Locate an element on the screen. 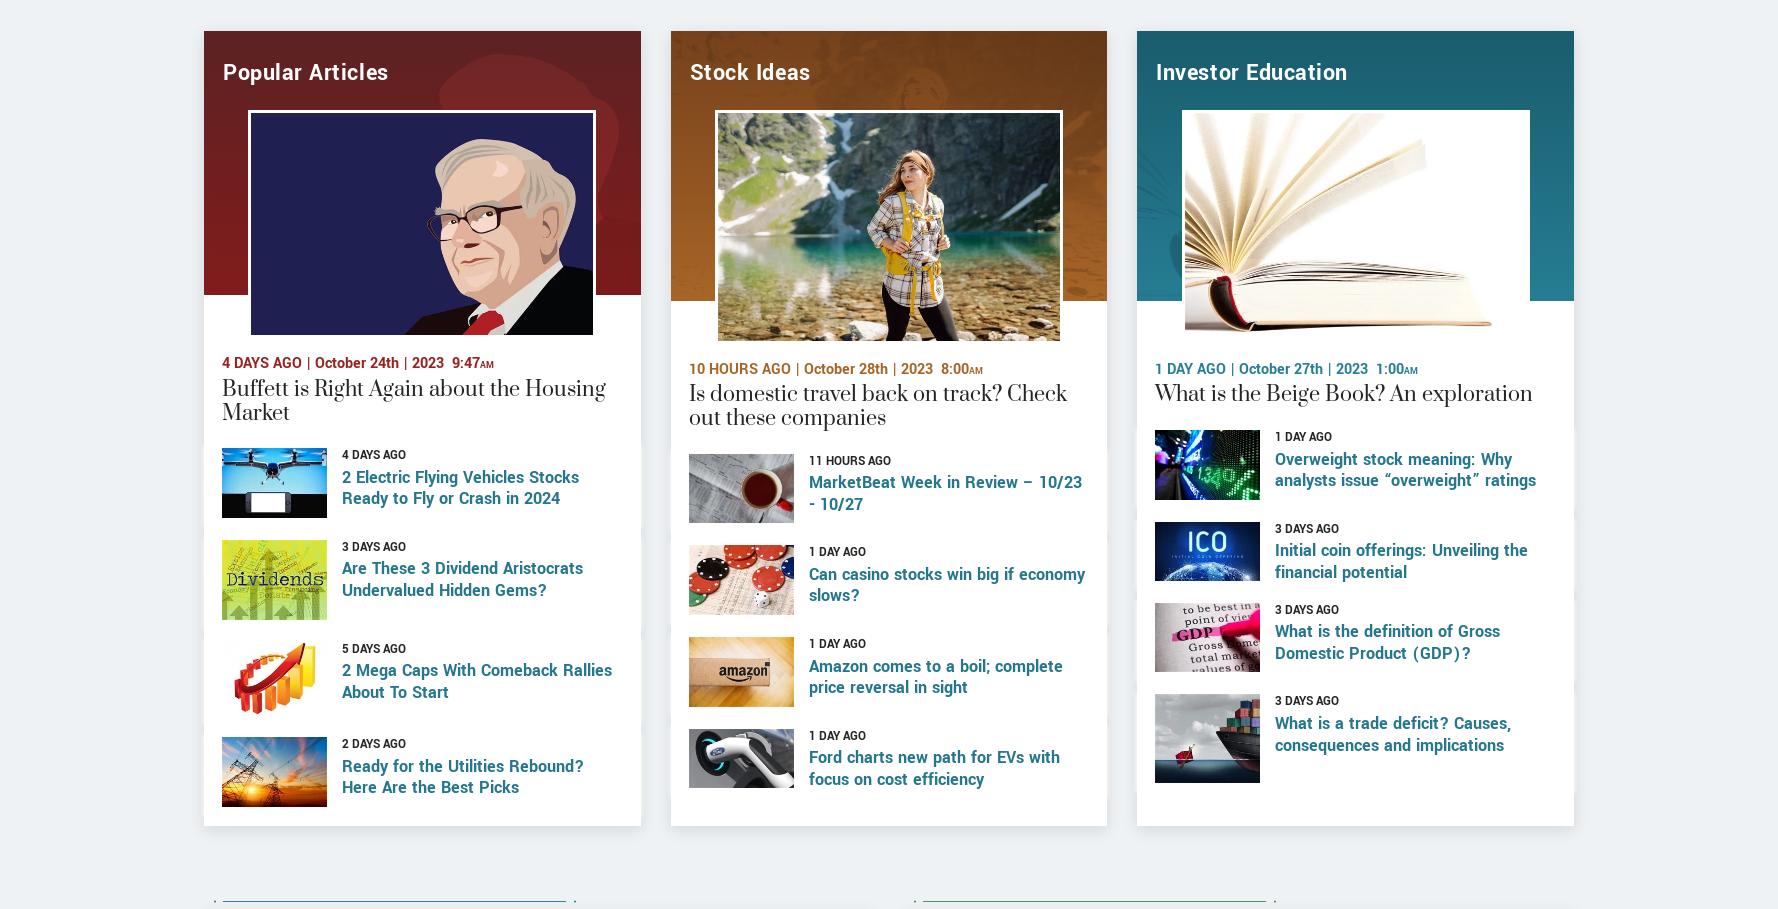 Image resolution: width=1778 pixels, height=909 pixels. 'What is the Beige Book? An exploration' is located at coordinates (1342, 471).